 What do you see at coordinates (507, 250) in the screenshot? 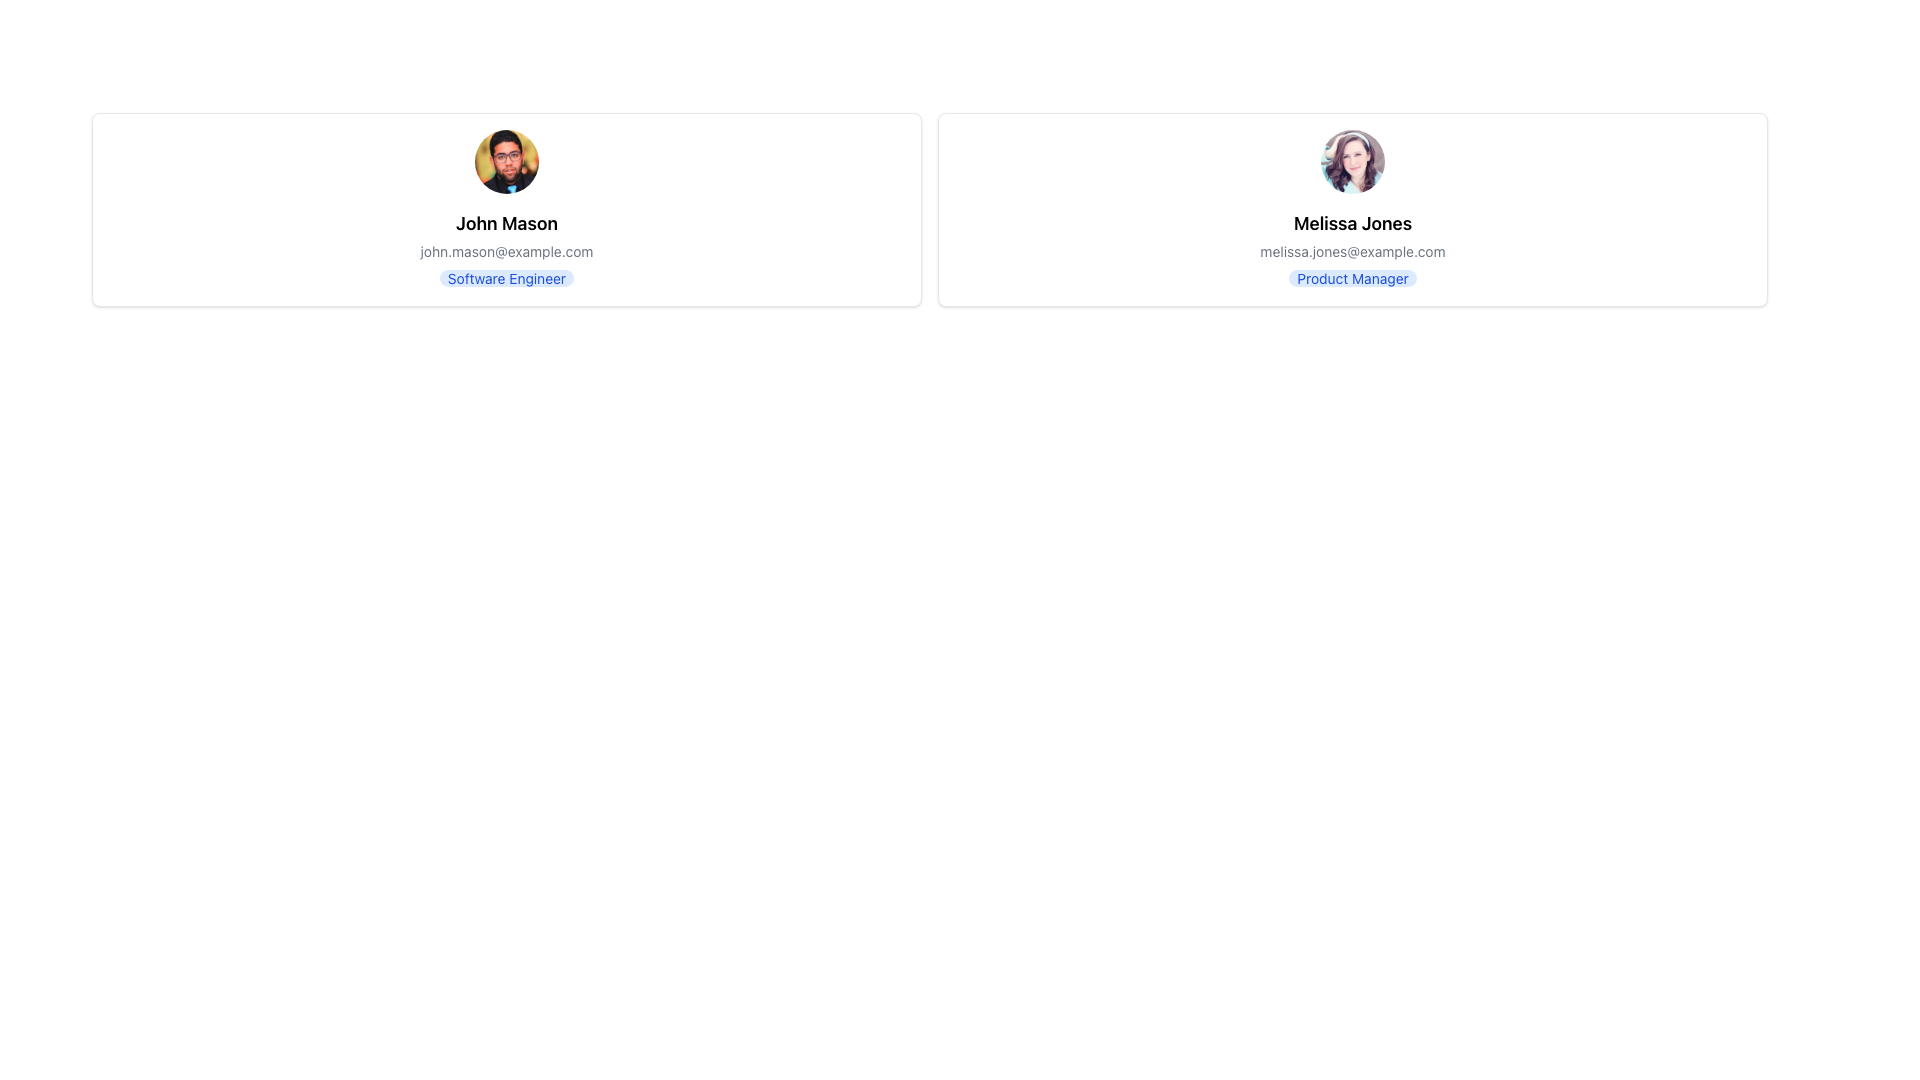
I see `the text label displaying the email address 'john.mason@example.com', which is visually secondary in importance and located between the title 'John Mason' and the label 'Software Engineer'` at bounding box center [507, 250].